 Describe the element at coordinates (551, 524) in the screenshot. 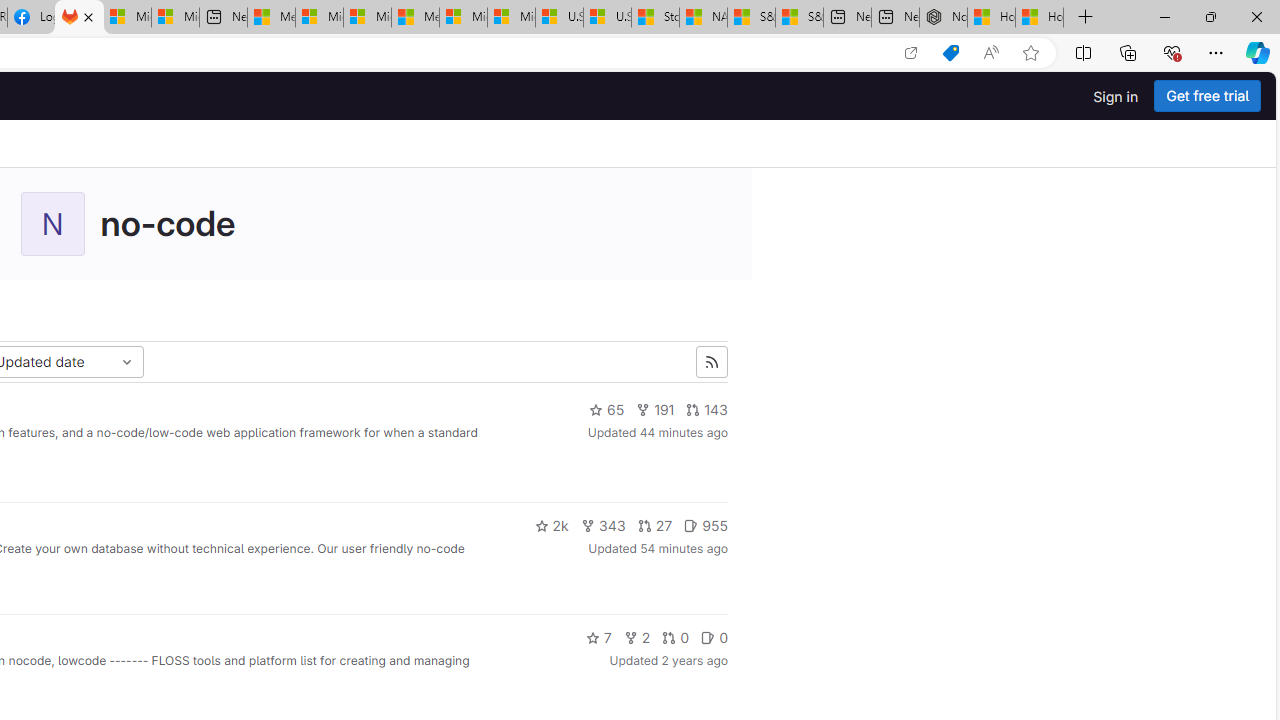

I see `'2k'` at that location.